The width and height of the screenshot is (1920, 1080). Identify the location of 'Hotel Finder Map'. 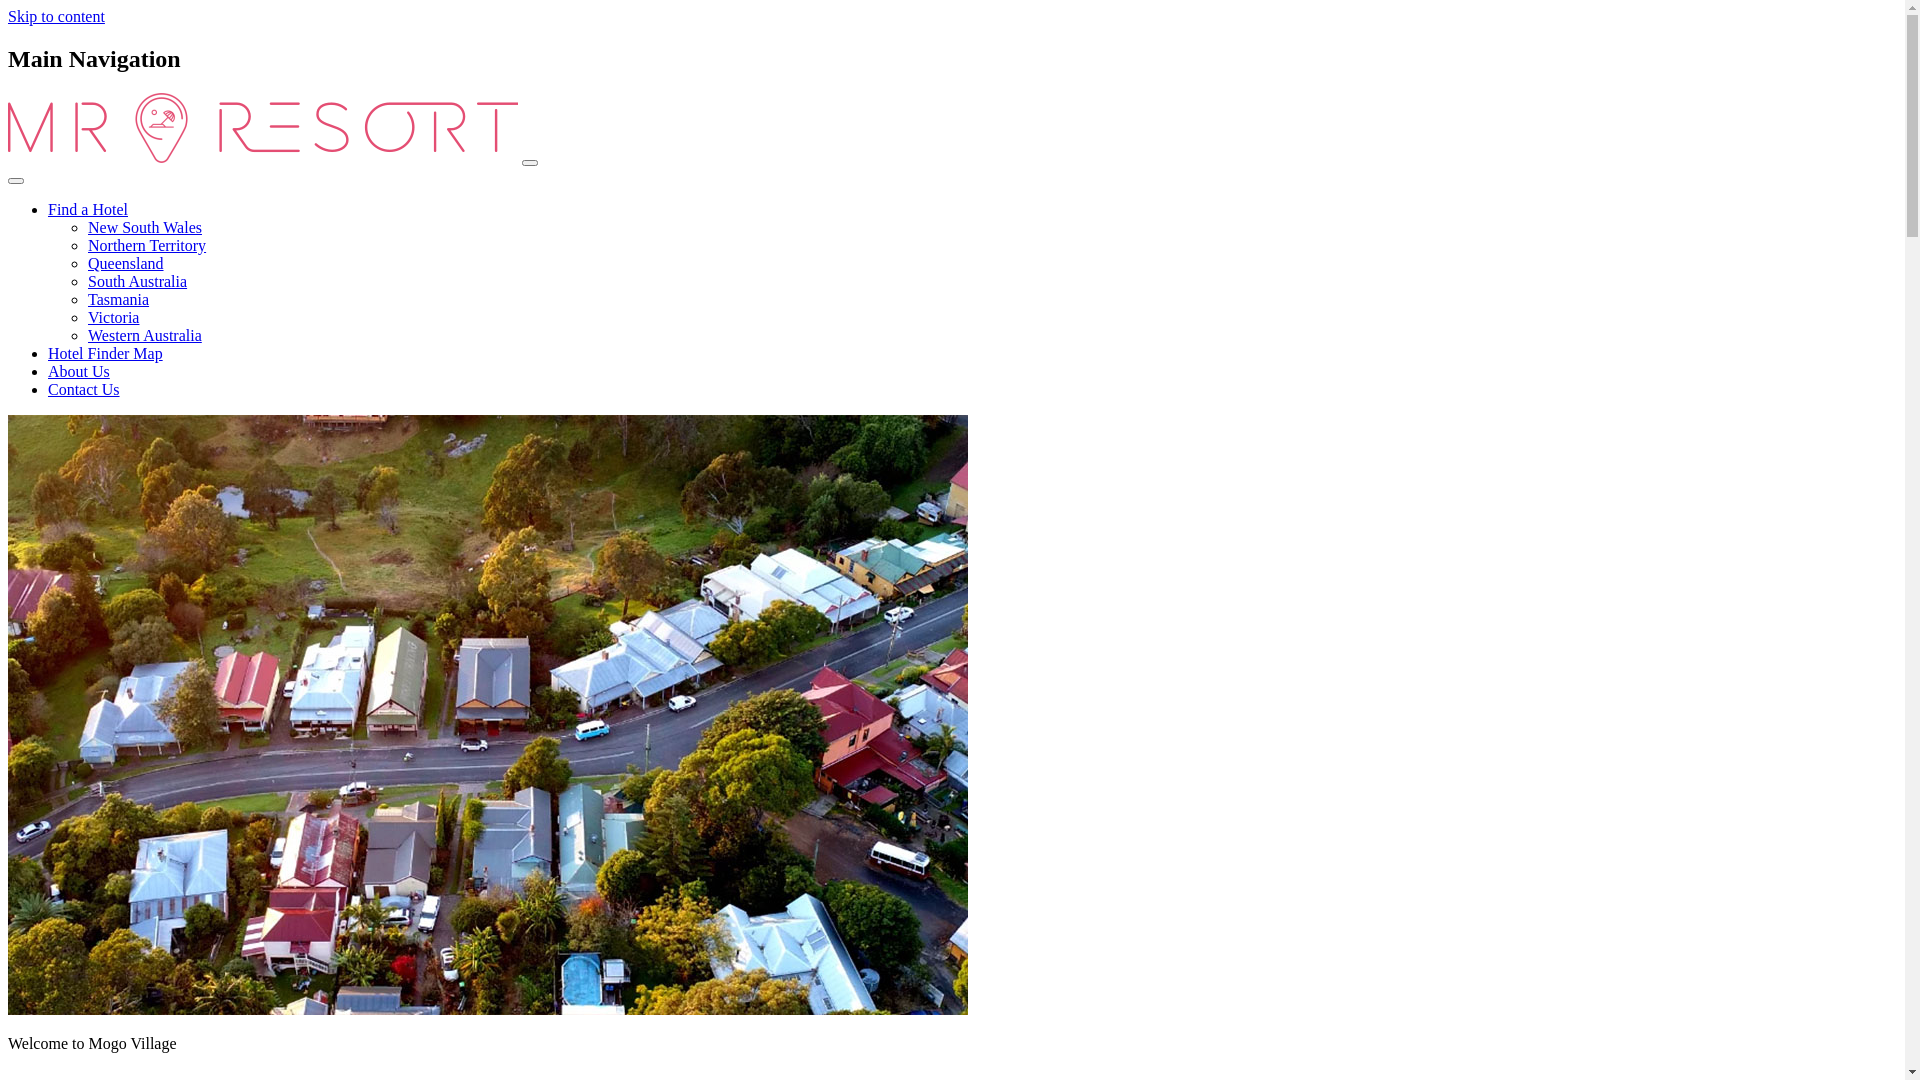
(104, 352).